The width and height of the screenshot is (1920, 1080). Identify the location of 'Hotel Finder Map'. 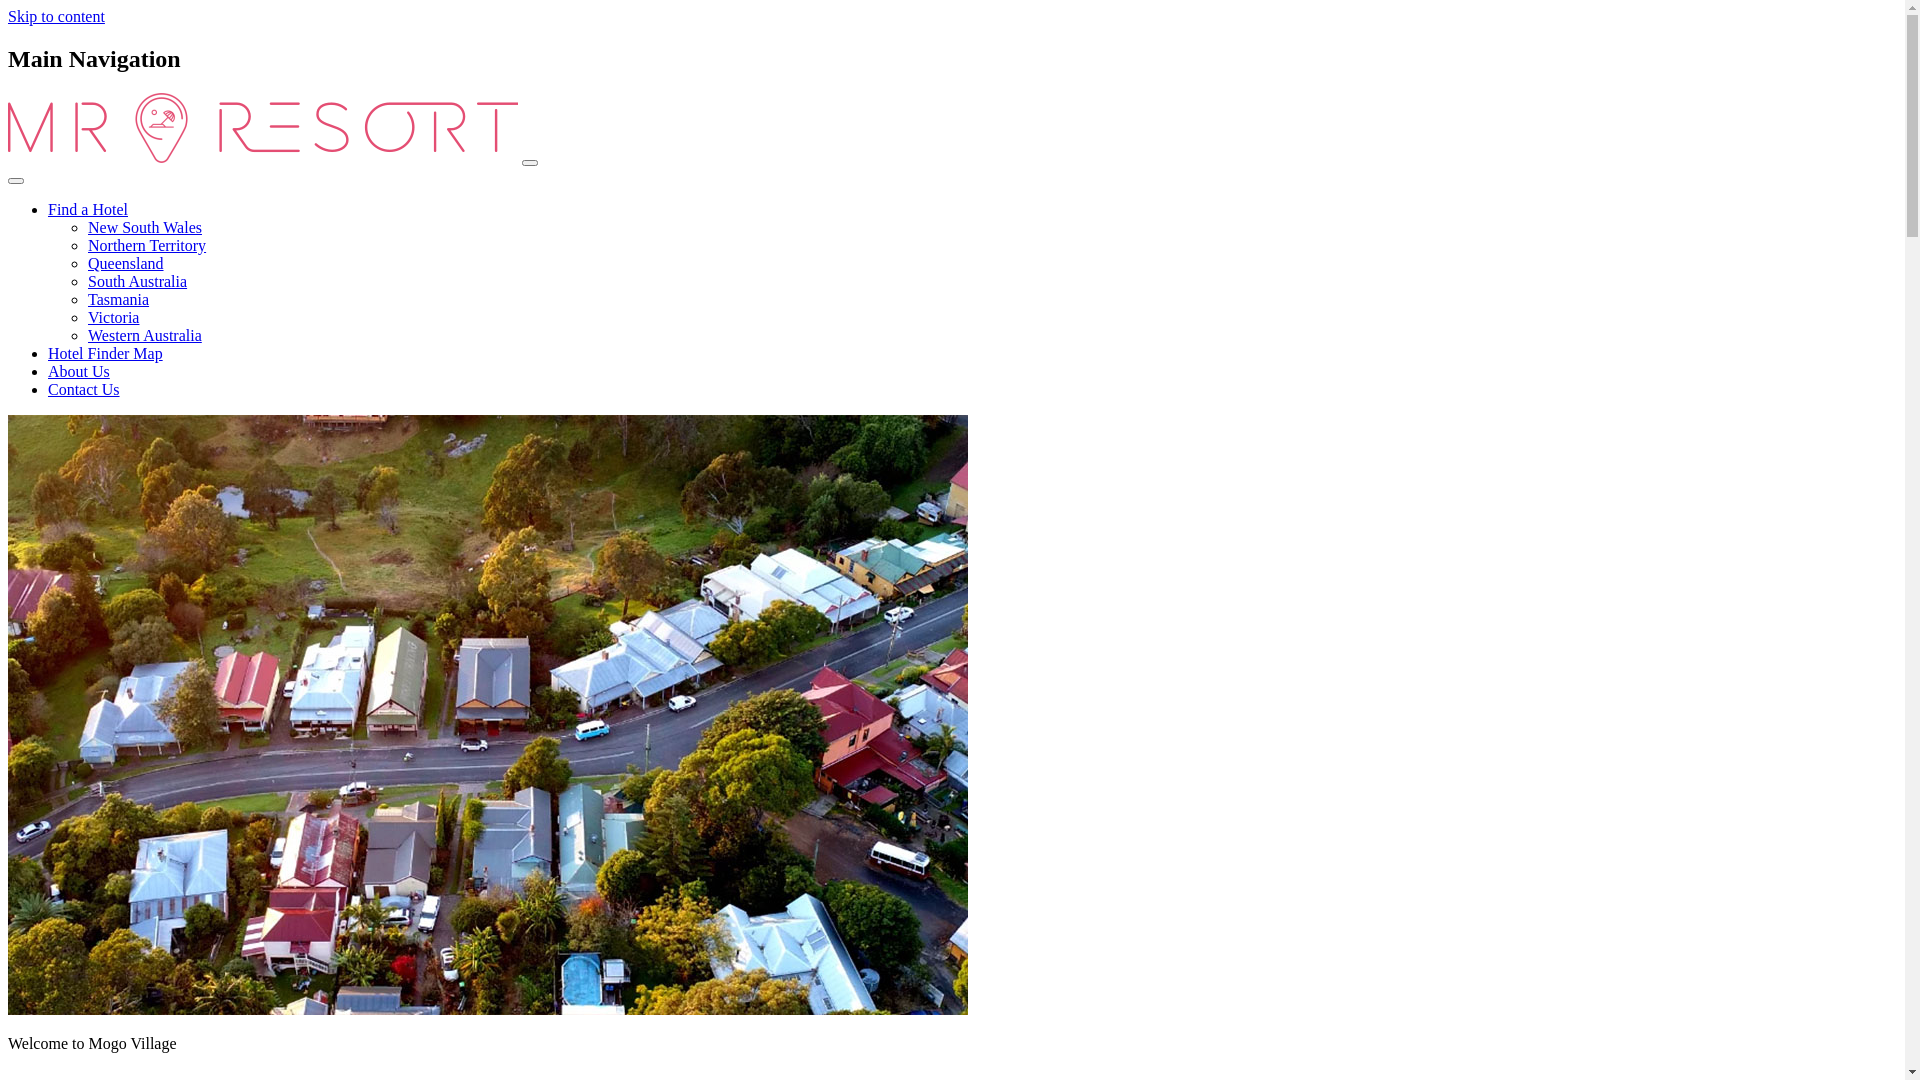
(104, 352).